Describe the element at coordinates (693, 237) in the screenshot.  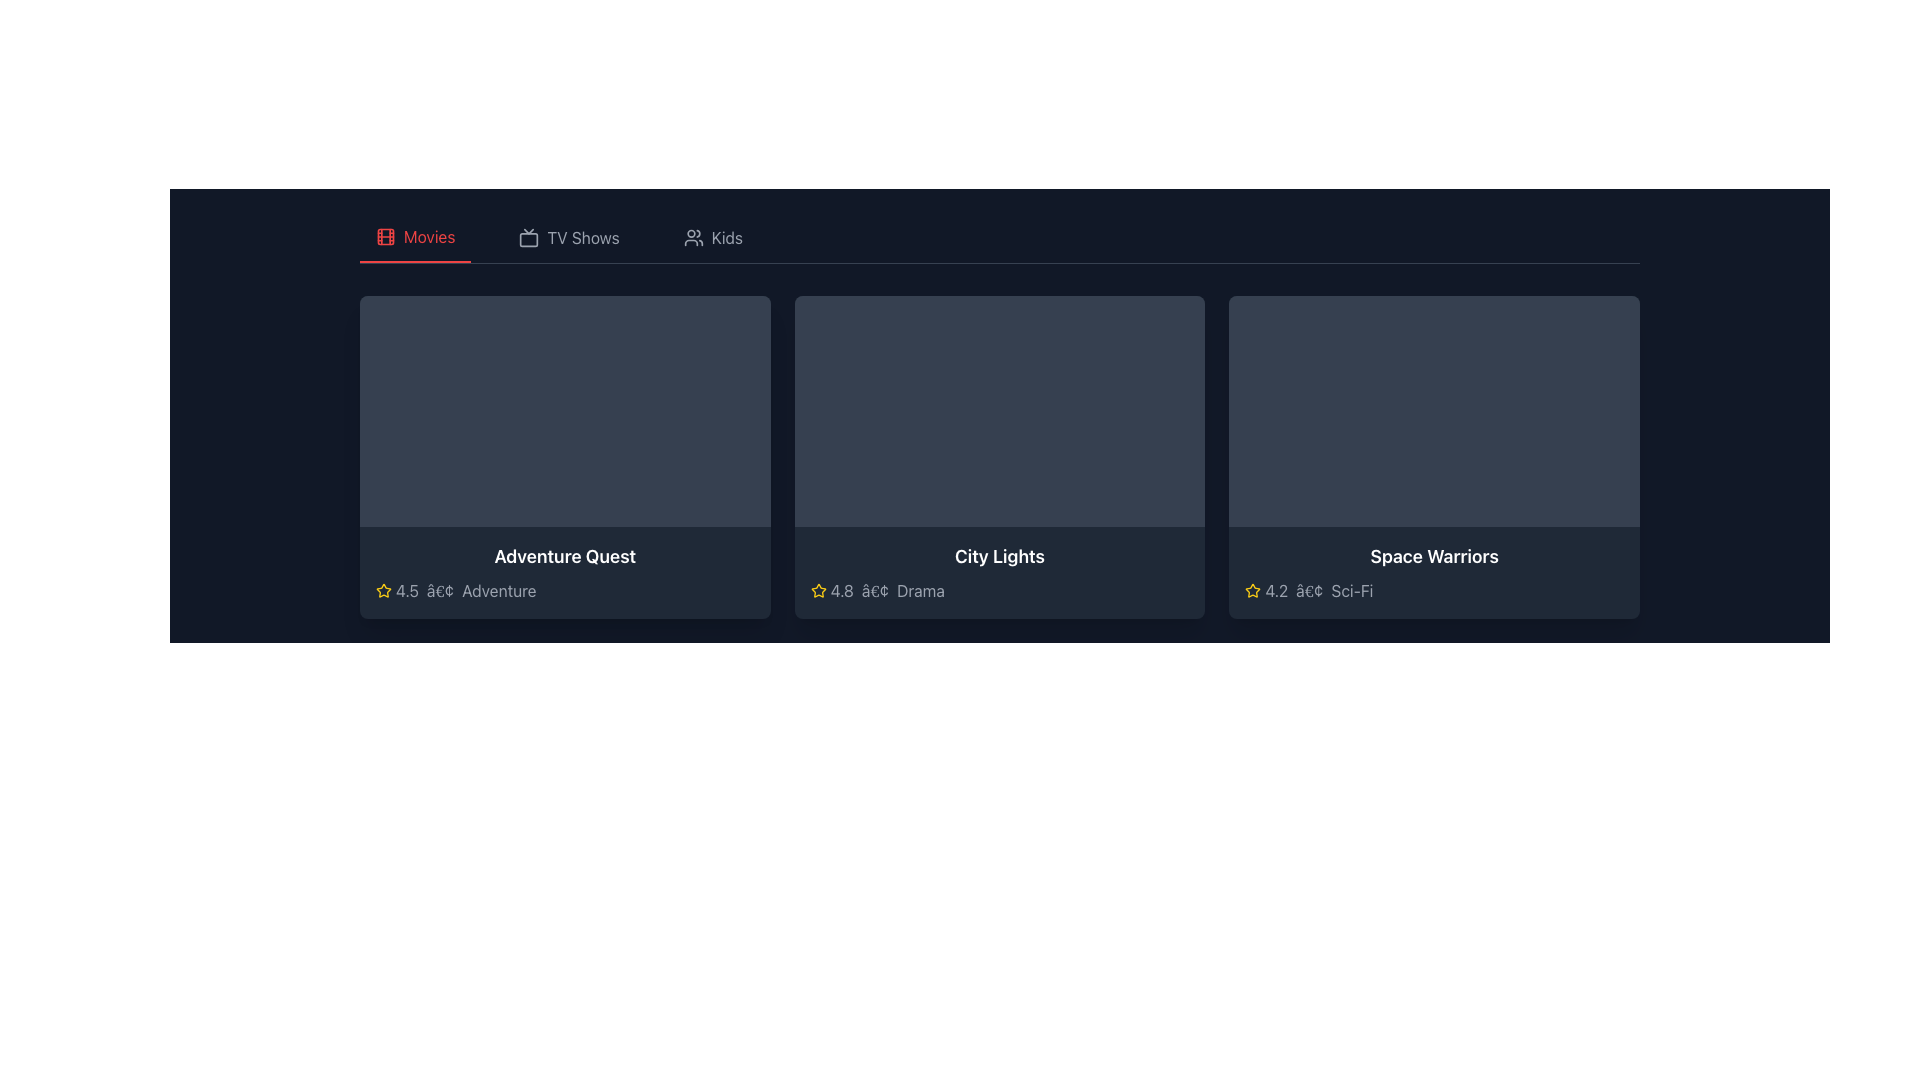
I see `the 'Kids' tab icon, which serves as a visual indicator for the section dedicated to kid-friendly content, positioned to the right of the 'TV Shows' tab` at that location.